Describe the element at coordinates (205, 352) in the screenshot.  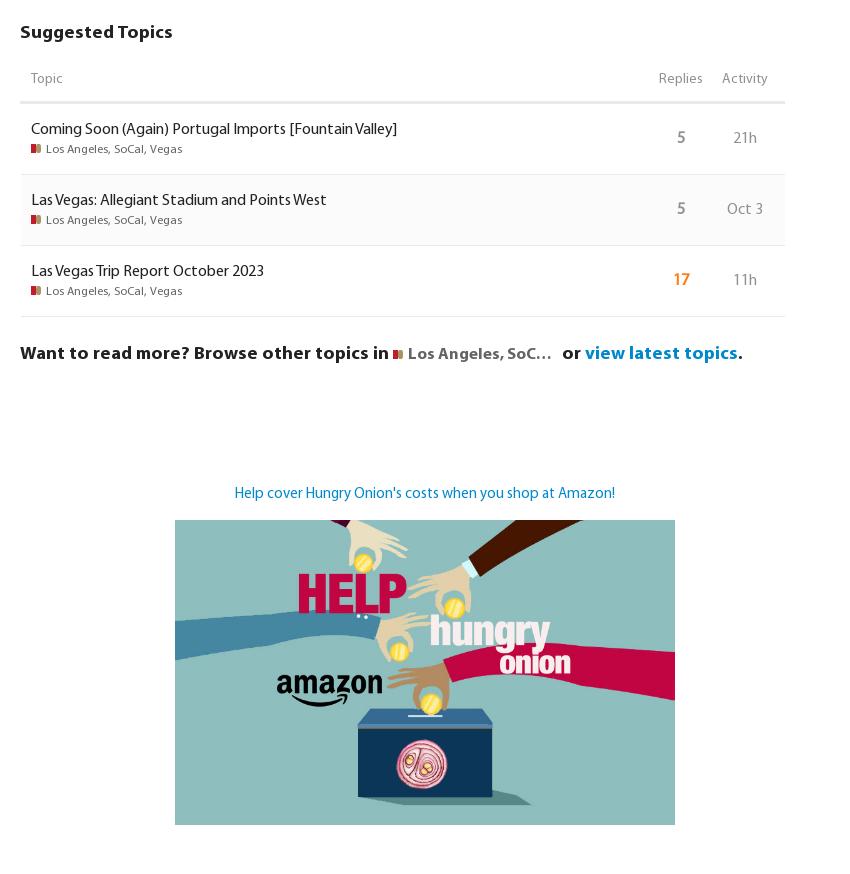
I see `'Want to read more? Browse other topics in'` at that location.